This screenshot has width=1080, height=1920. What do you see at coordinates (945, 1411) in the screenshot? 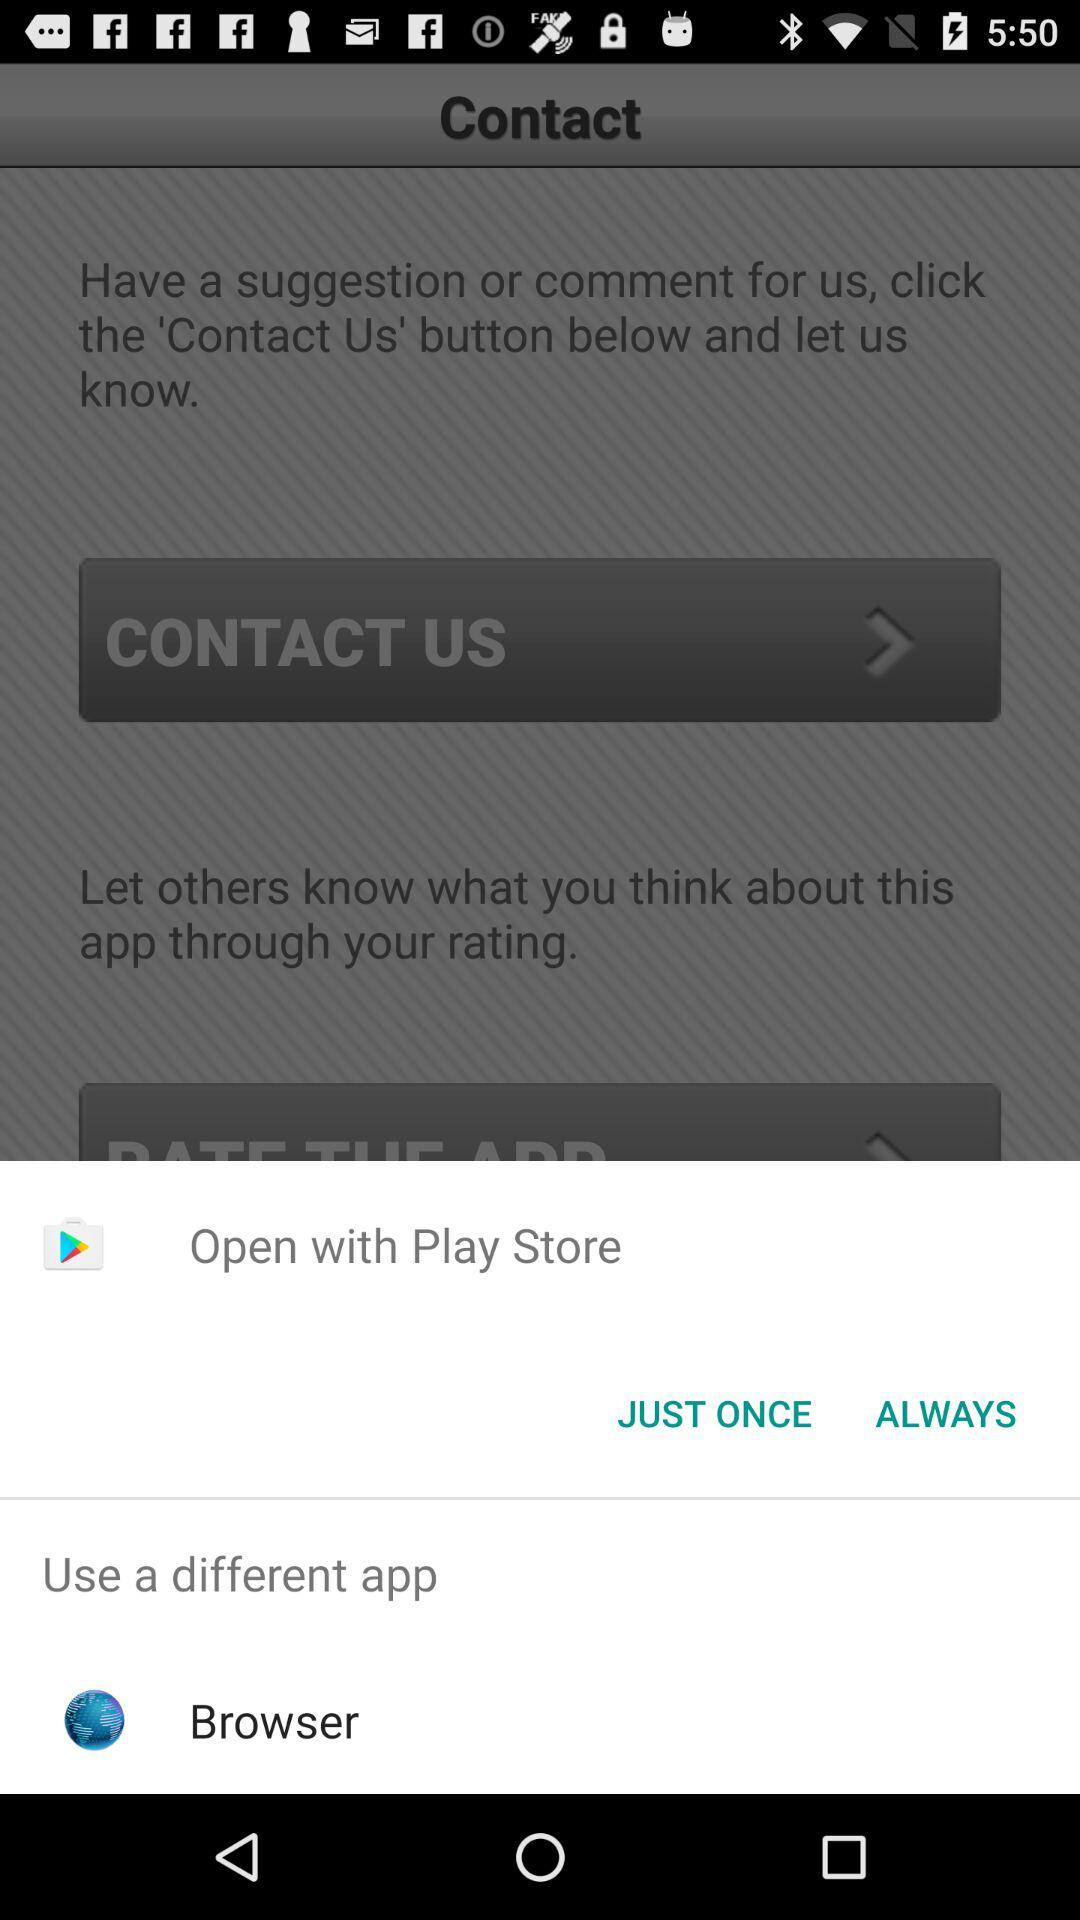
I see `always at the bottom right corner` at bounding box center [945, 1411].